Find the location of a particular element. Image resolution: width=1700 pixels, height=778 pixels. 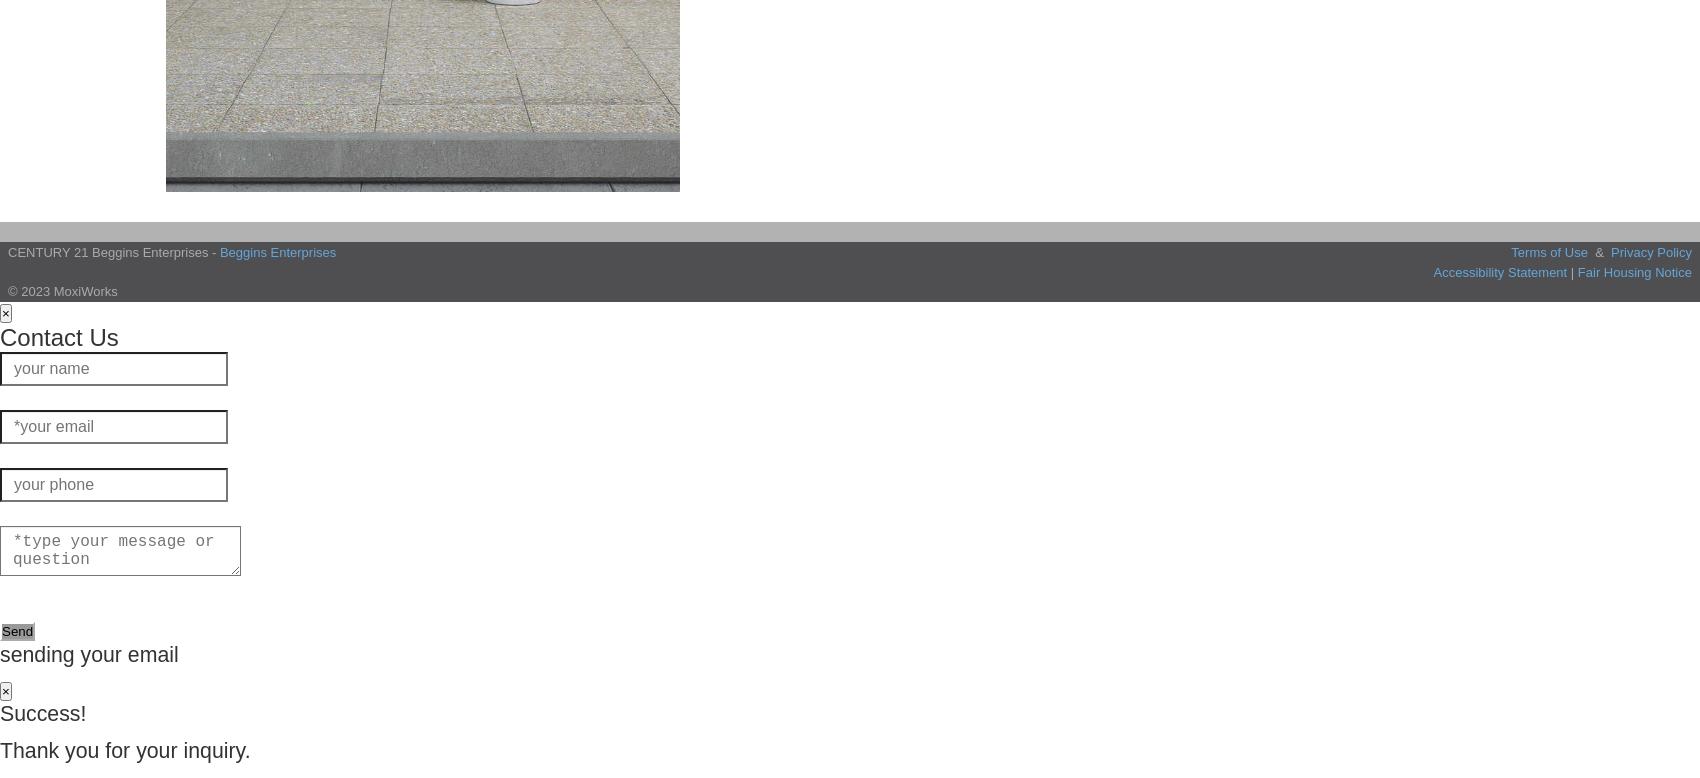

'sending your email' is located at coordinates (89, 653).